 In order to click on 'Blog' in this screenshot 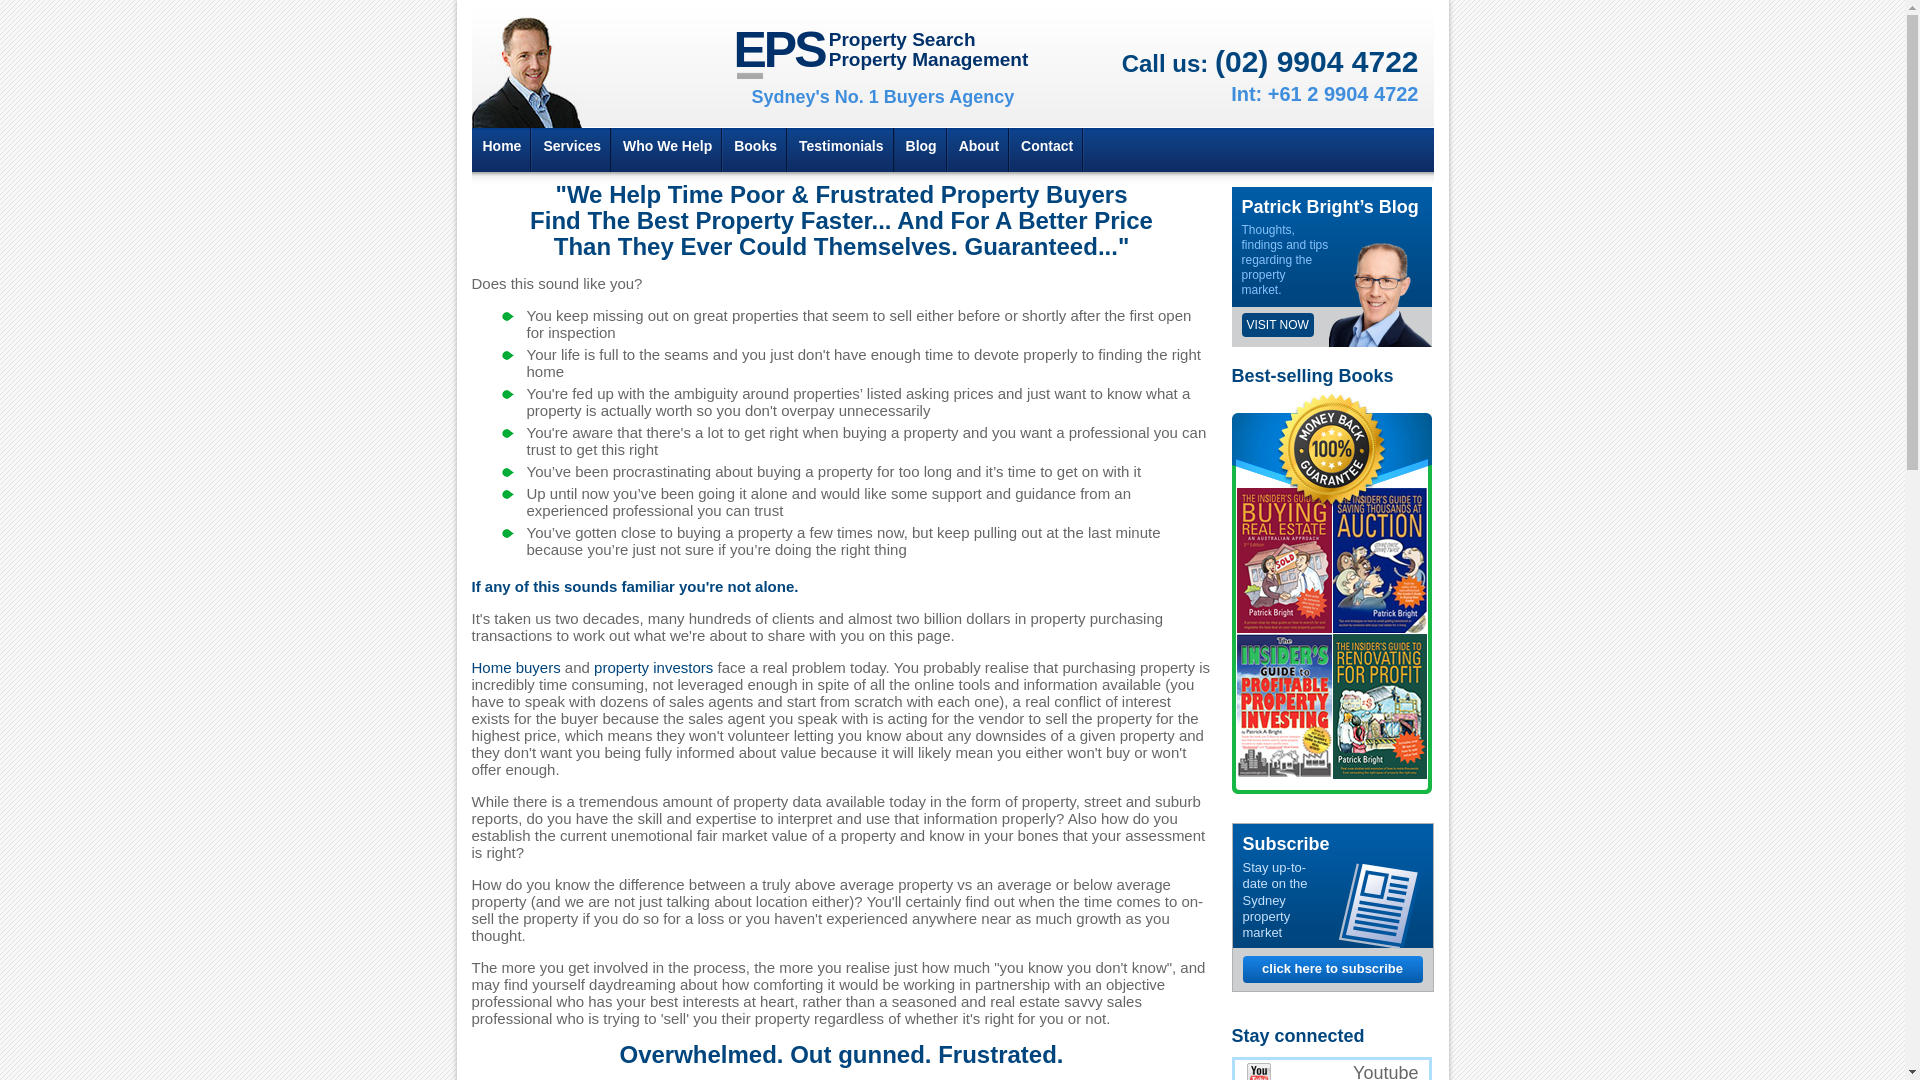, I will do `click(897, 149)`.